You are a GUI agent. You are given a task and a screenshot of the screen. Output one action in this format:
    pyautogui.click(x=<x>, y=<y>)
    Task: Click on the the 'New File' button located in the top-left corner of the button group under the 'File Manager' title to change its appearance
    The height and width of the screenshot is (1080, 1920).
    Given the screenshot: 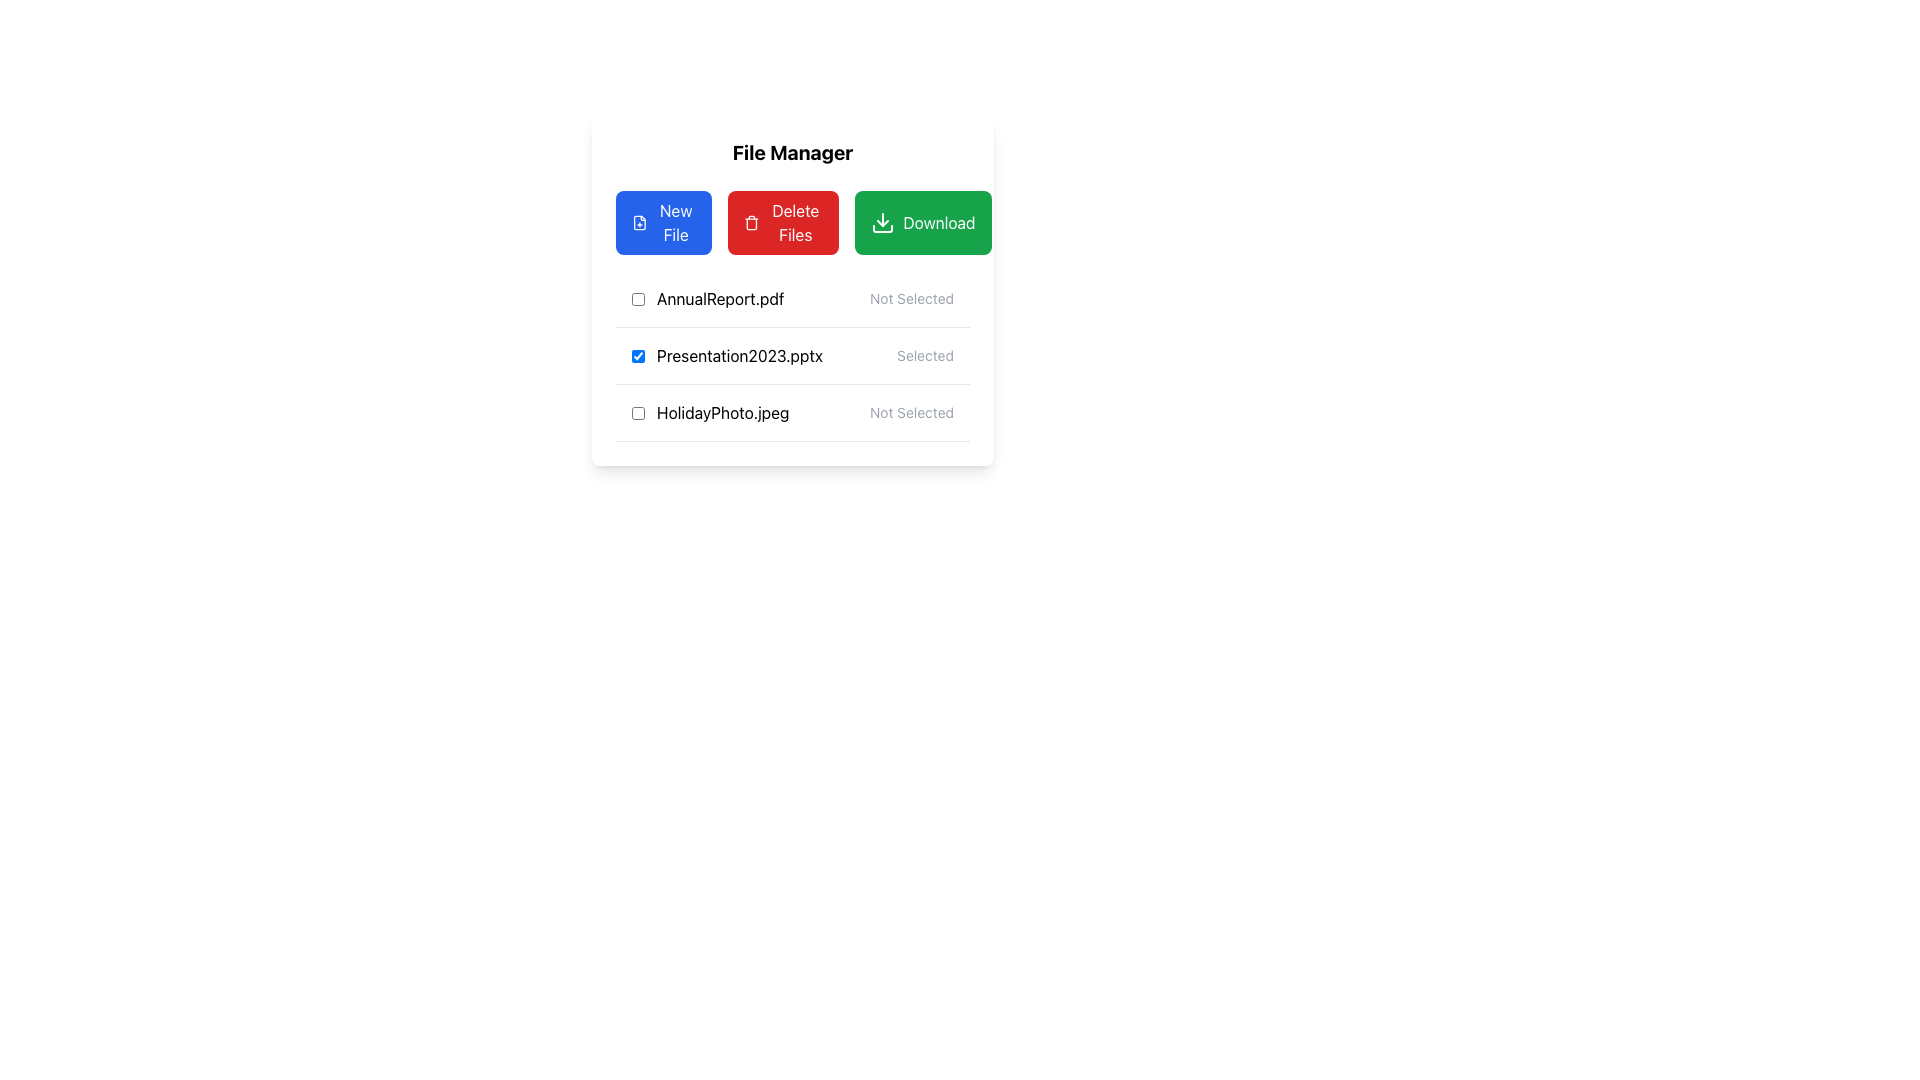 What is the action you would take?
    pyautogui.click(x=664, y=223)
    